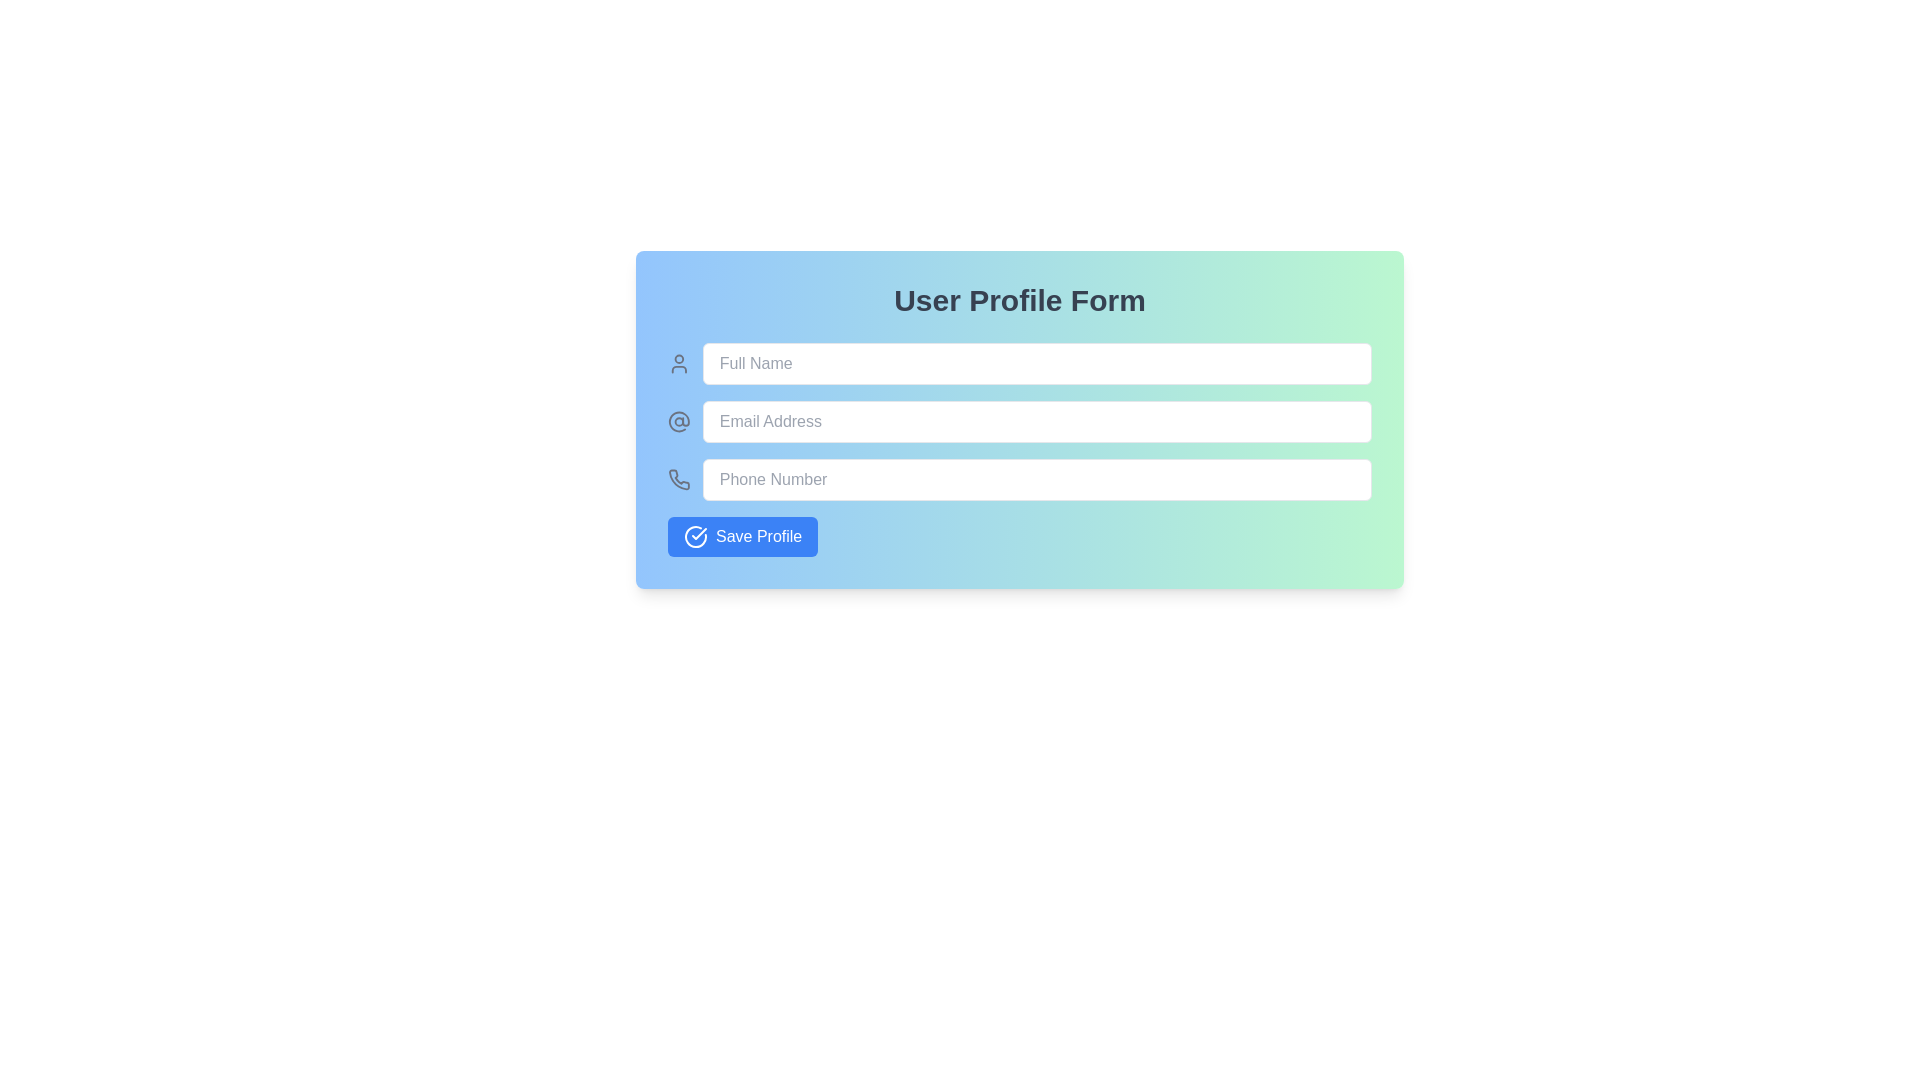 Image resolution: width=1920 pixels, height=1080 pixels. What do you see at coordinates (1019, 300) in the screenshot?
I see `text of the heading 'User Profile Form', which is a large, bold, gray text located at the top of the form` at bounding box center [1019, 300].